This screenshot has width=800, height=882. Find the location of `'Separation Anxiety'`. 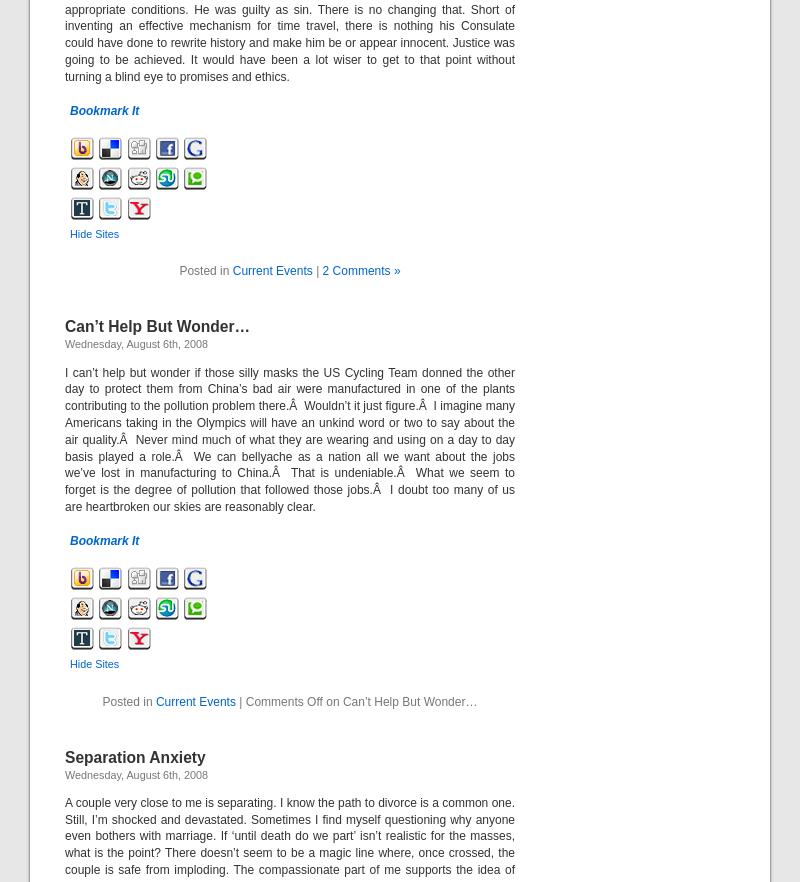

'Separation Anxiety' is located at coordinates (134, 756).